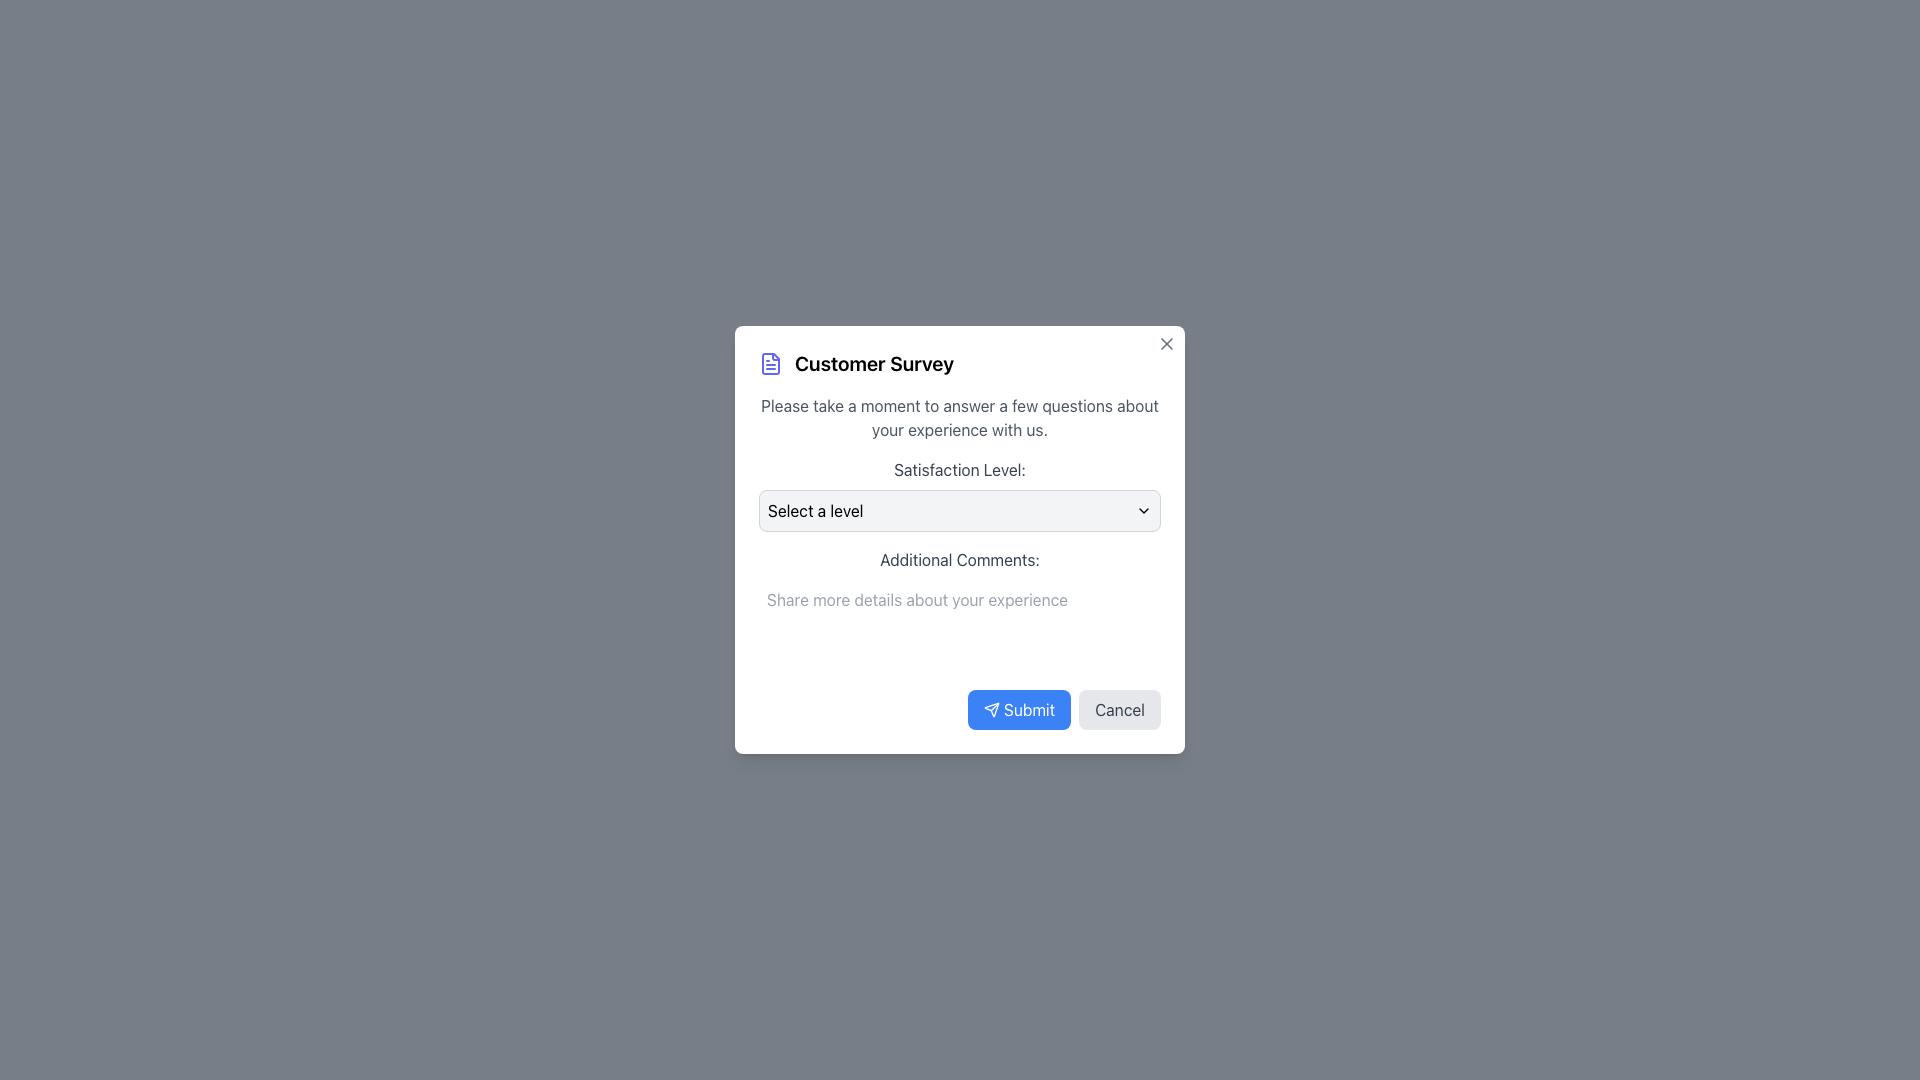 The width and height of the screenshot is (1920, 1080). Describe the element at coordinates (1019, 708) in the screenshot. I see `the submit button located in the lower right section of the modal dialog` at that location.